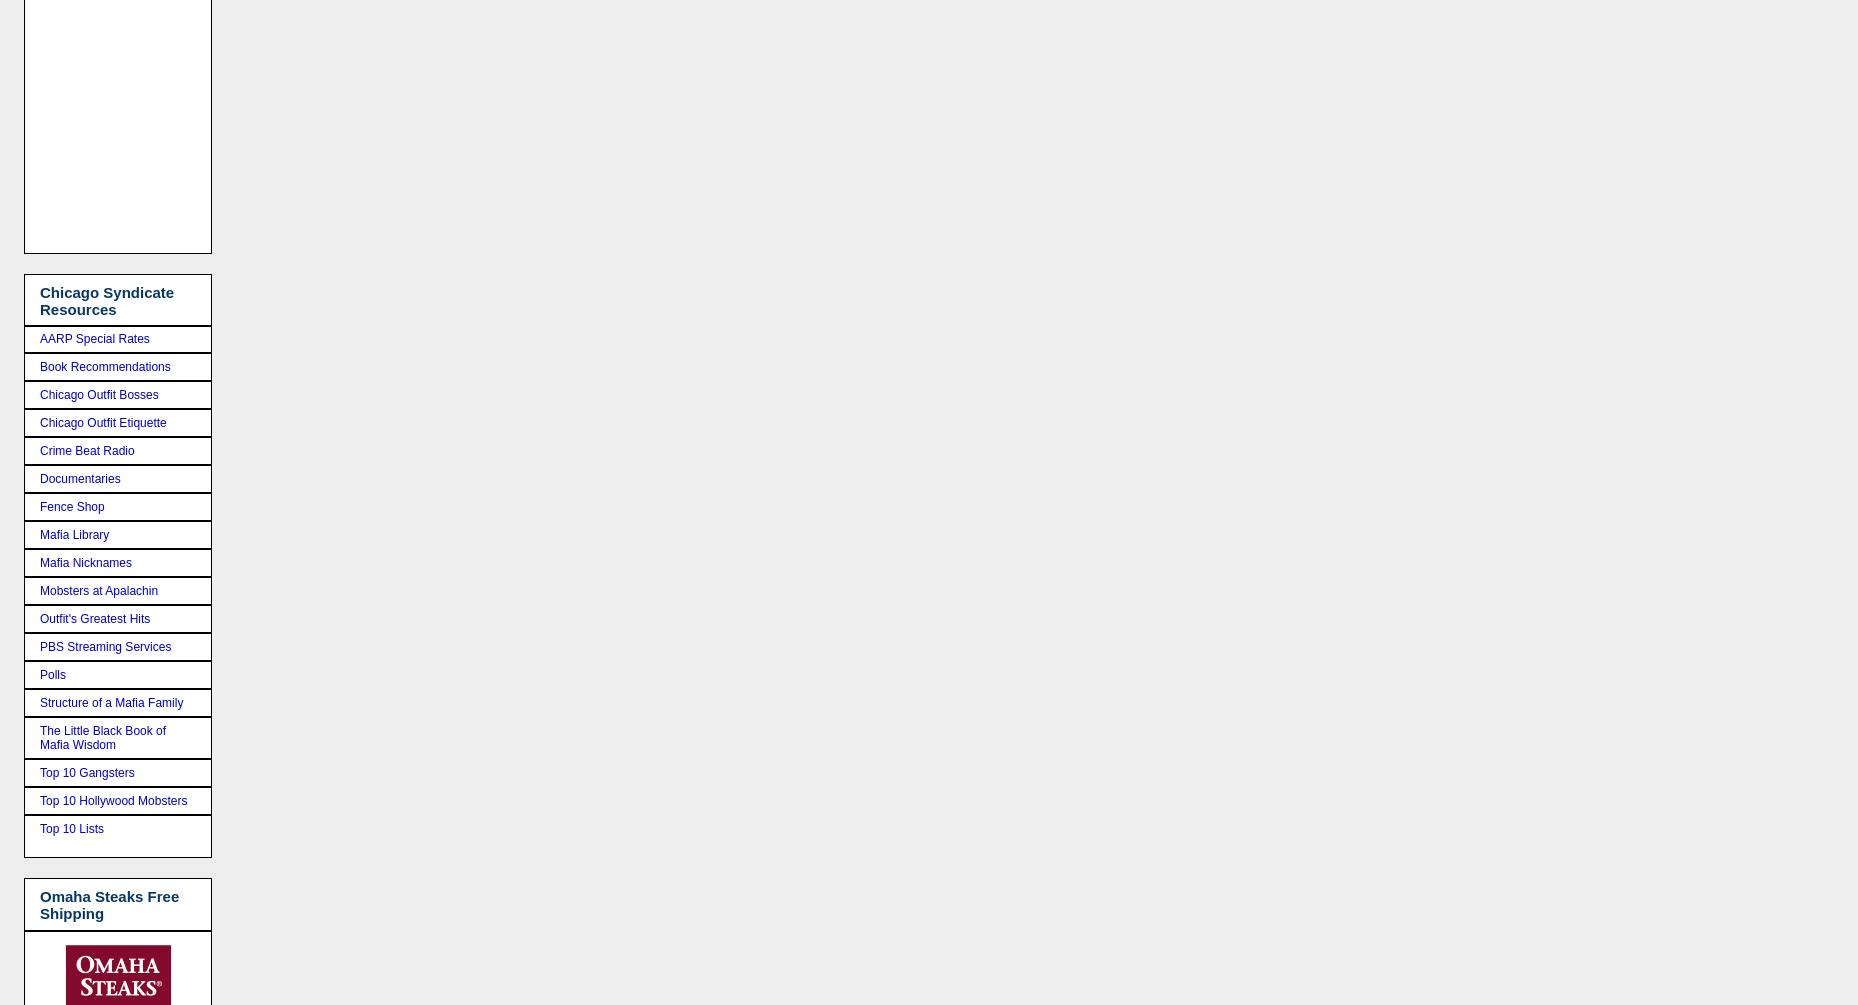 The image size is (1858, 1005). I want to click on 'Mafia Library', so click(73, 533).